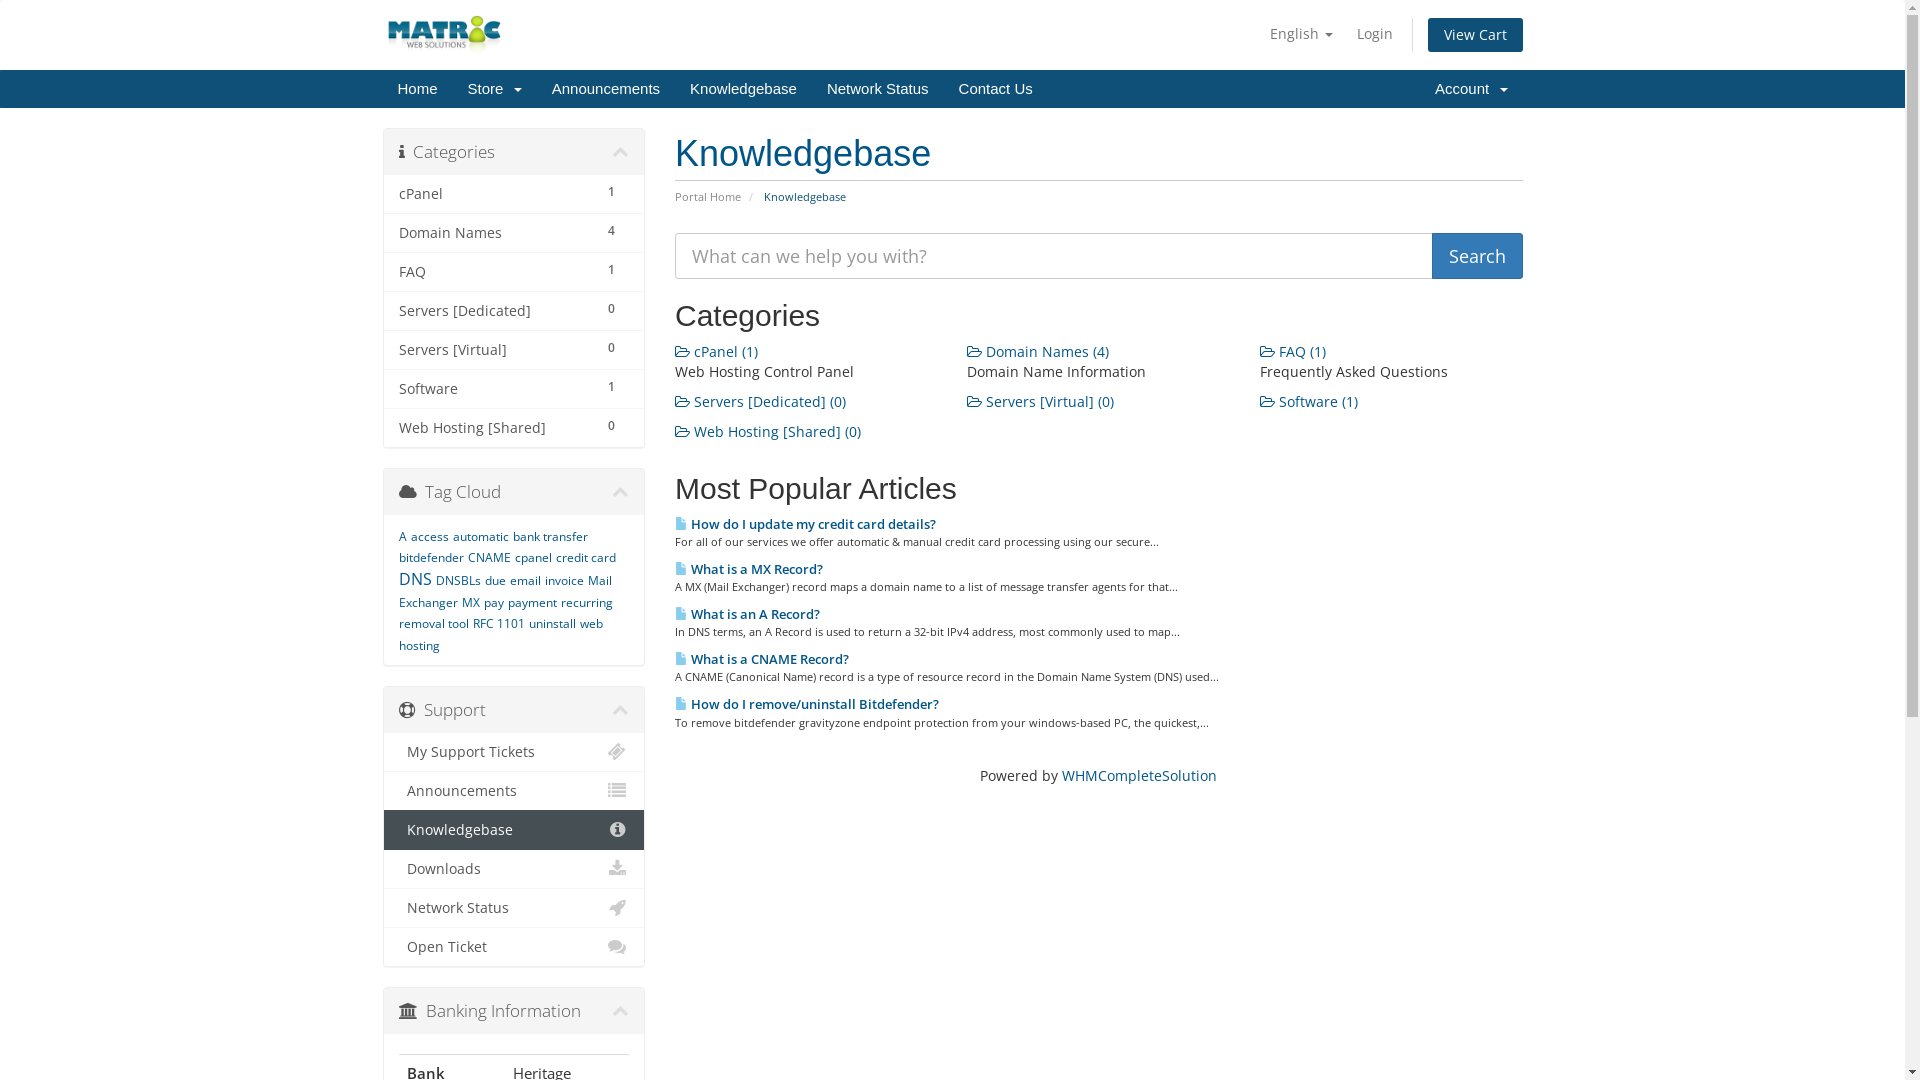 This screenshot has width=1920, height=1080. What do you see at coordinates (708, 196) in the screenshot?
I see `'Portal Home'` at bounding box center [708, 196].